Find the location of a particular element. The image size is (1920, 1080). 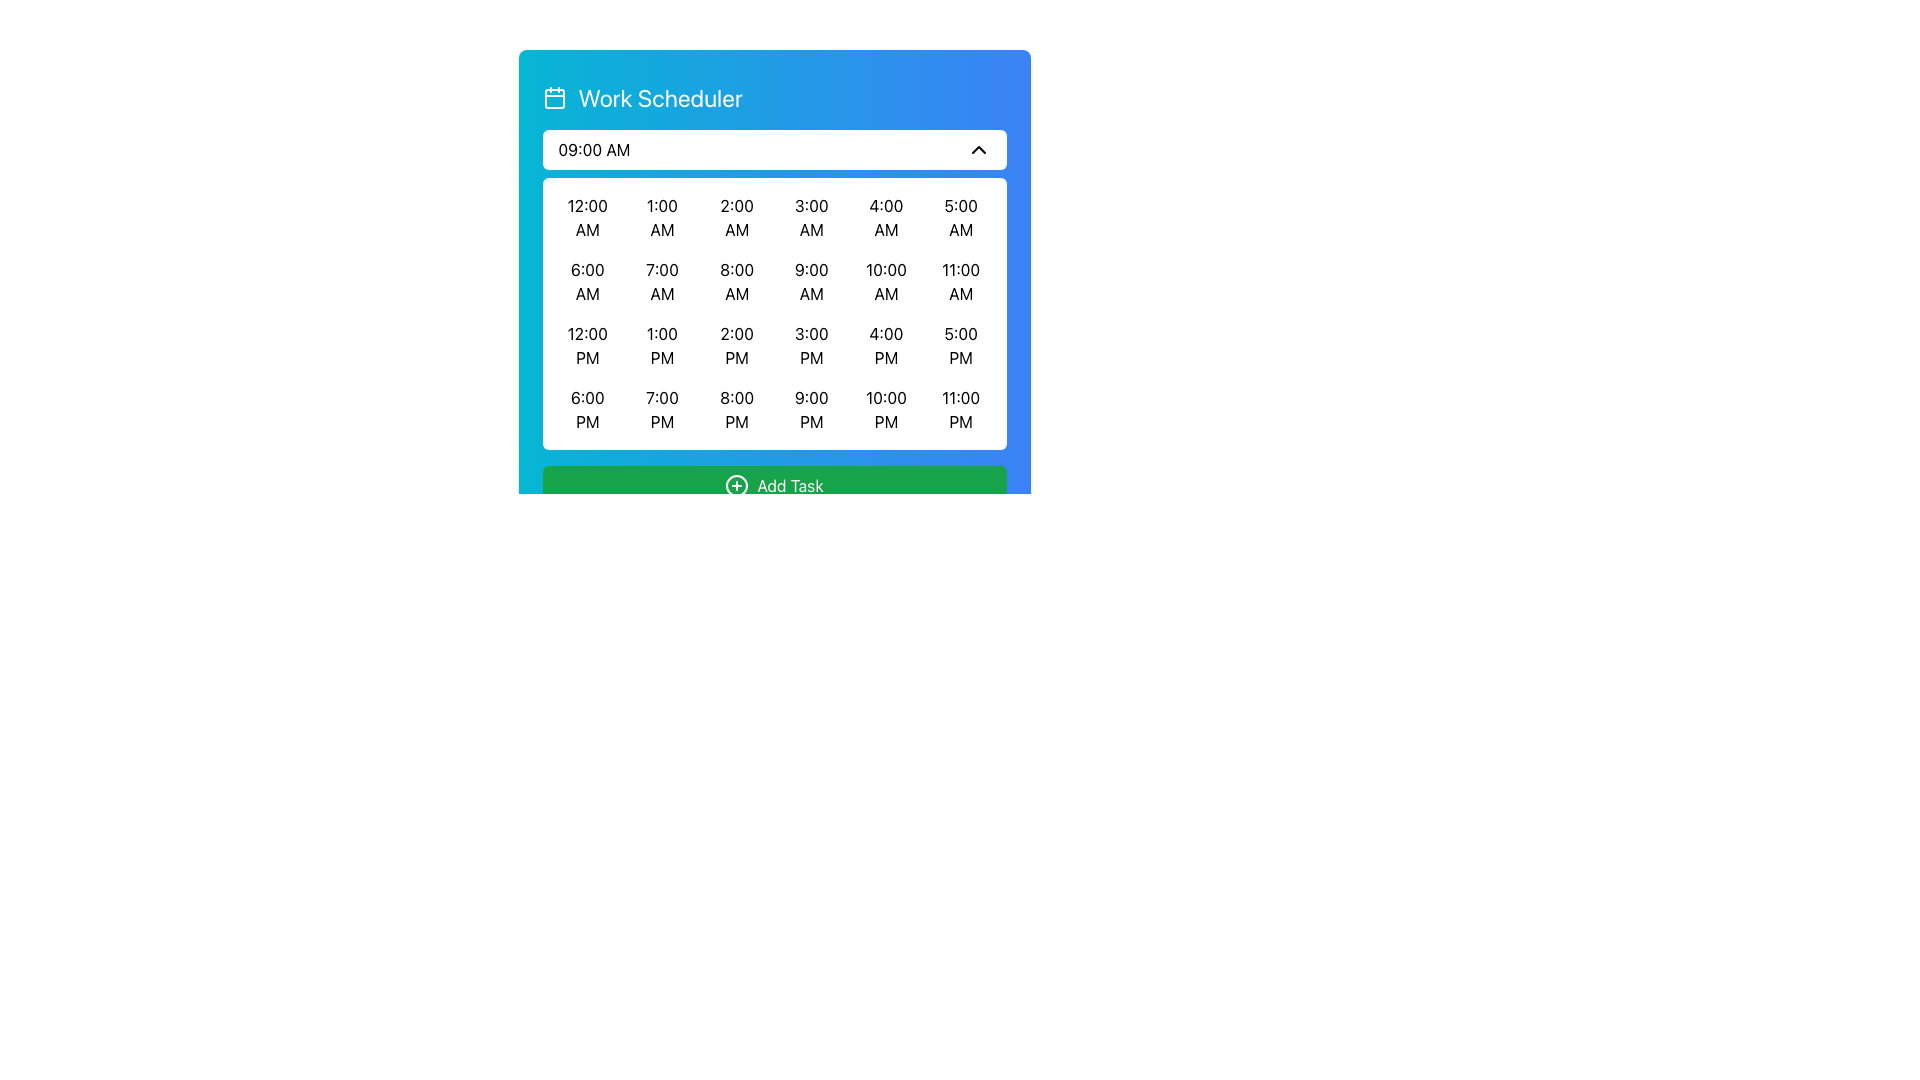

the Dropdown Selector labeled '09:00 AM' is located at coordinates (773, 149).